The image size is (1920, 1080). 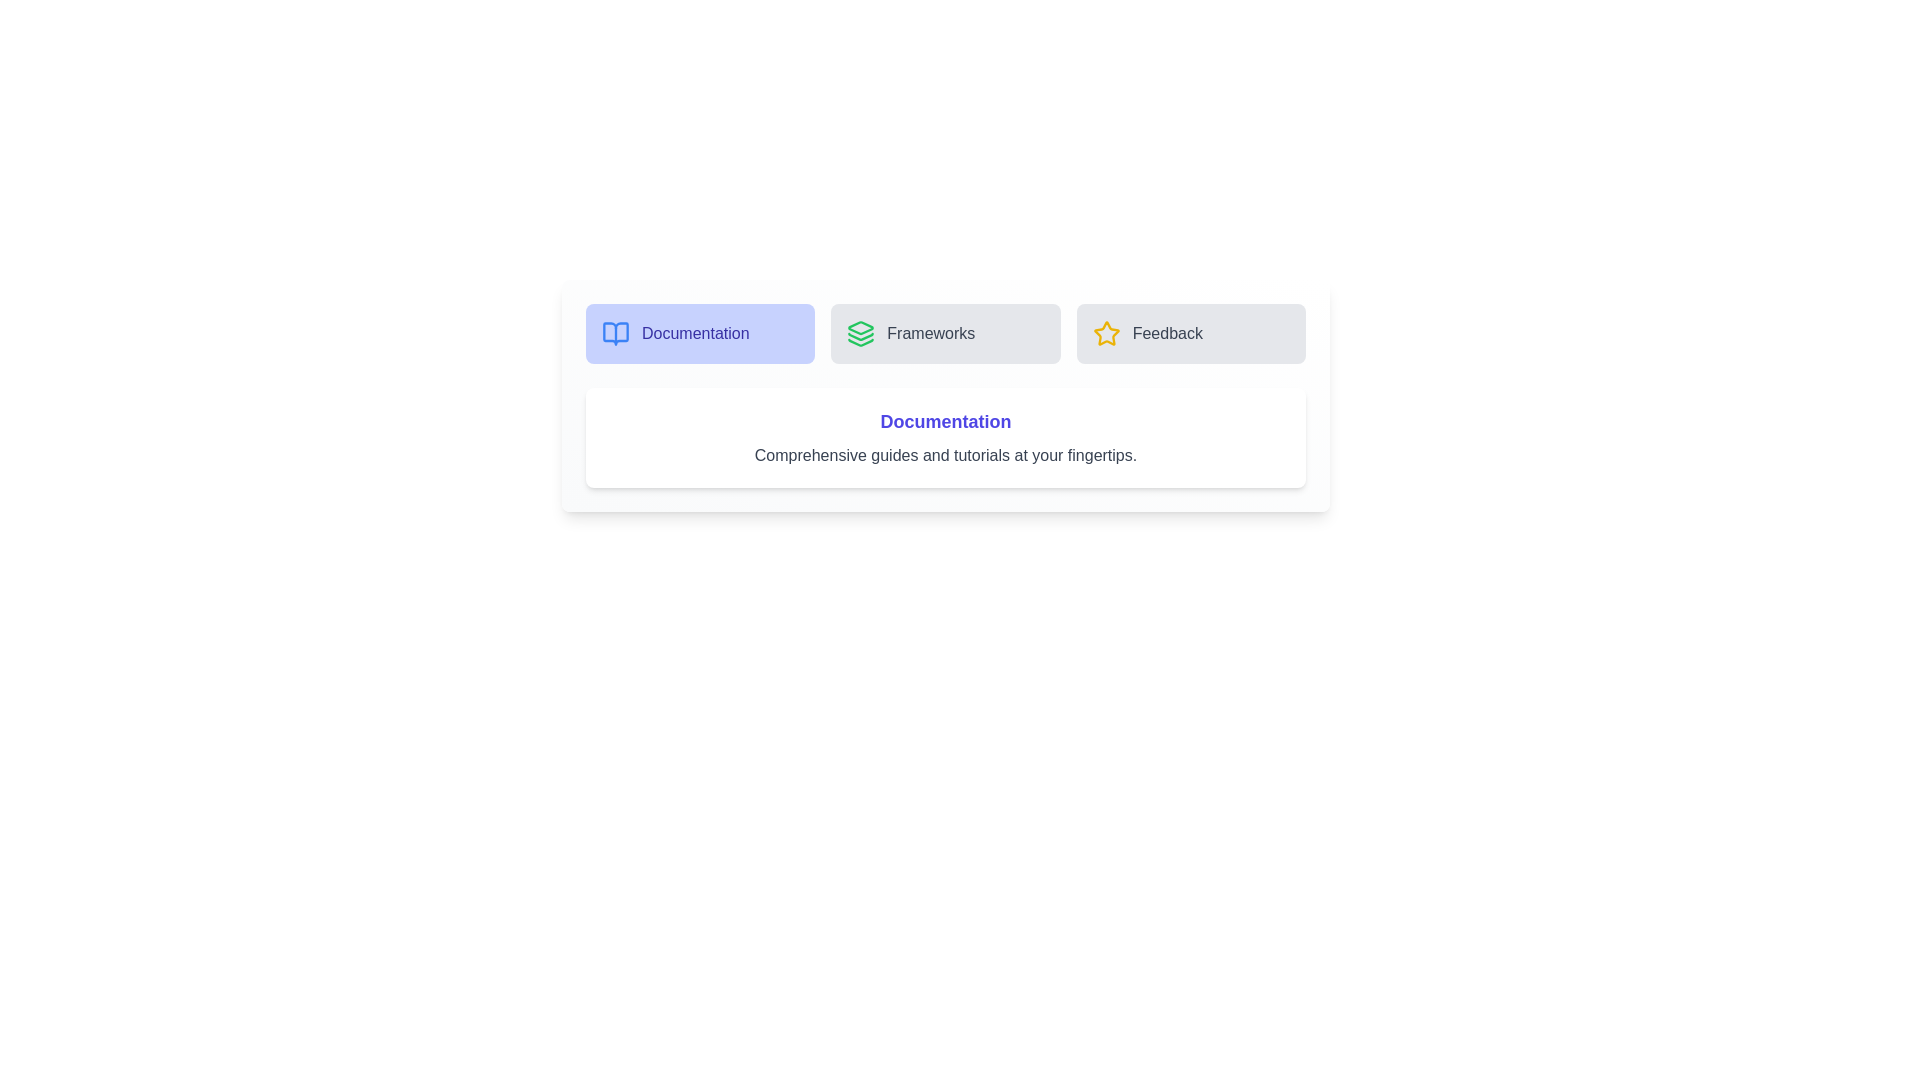 I want to click on the Documentation tab to view its content, so click(x=700, y=333).